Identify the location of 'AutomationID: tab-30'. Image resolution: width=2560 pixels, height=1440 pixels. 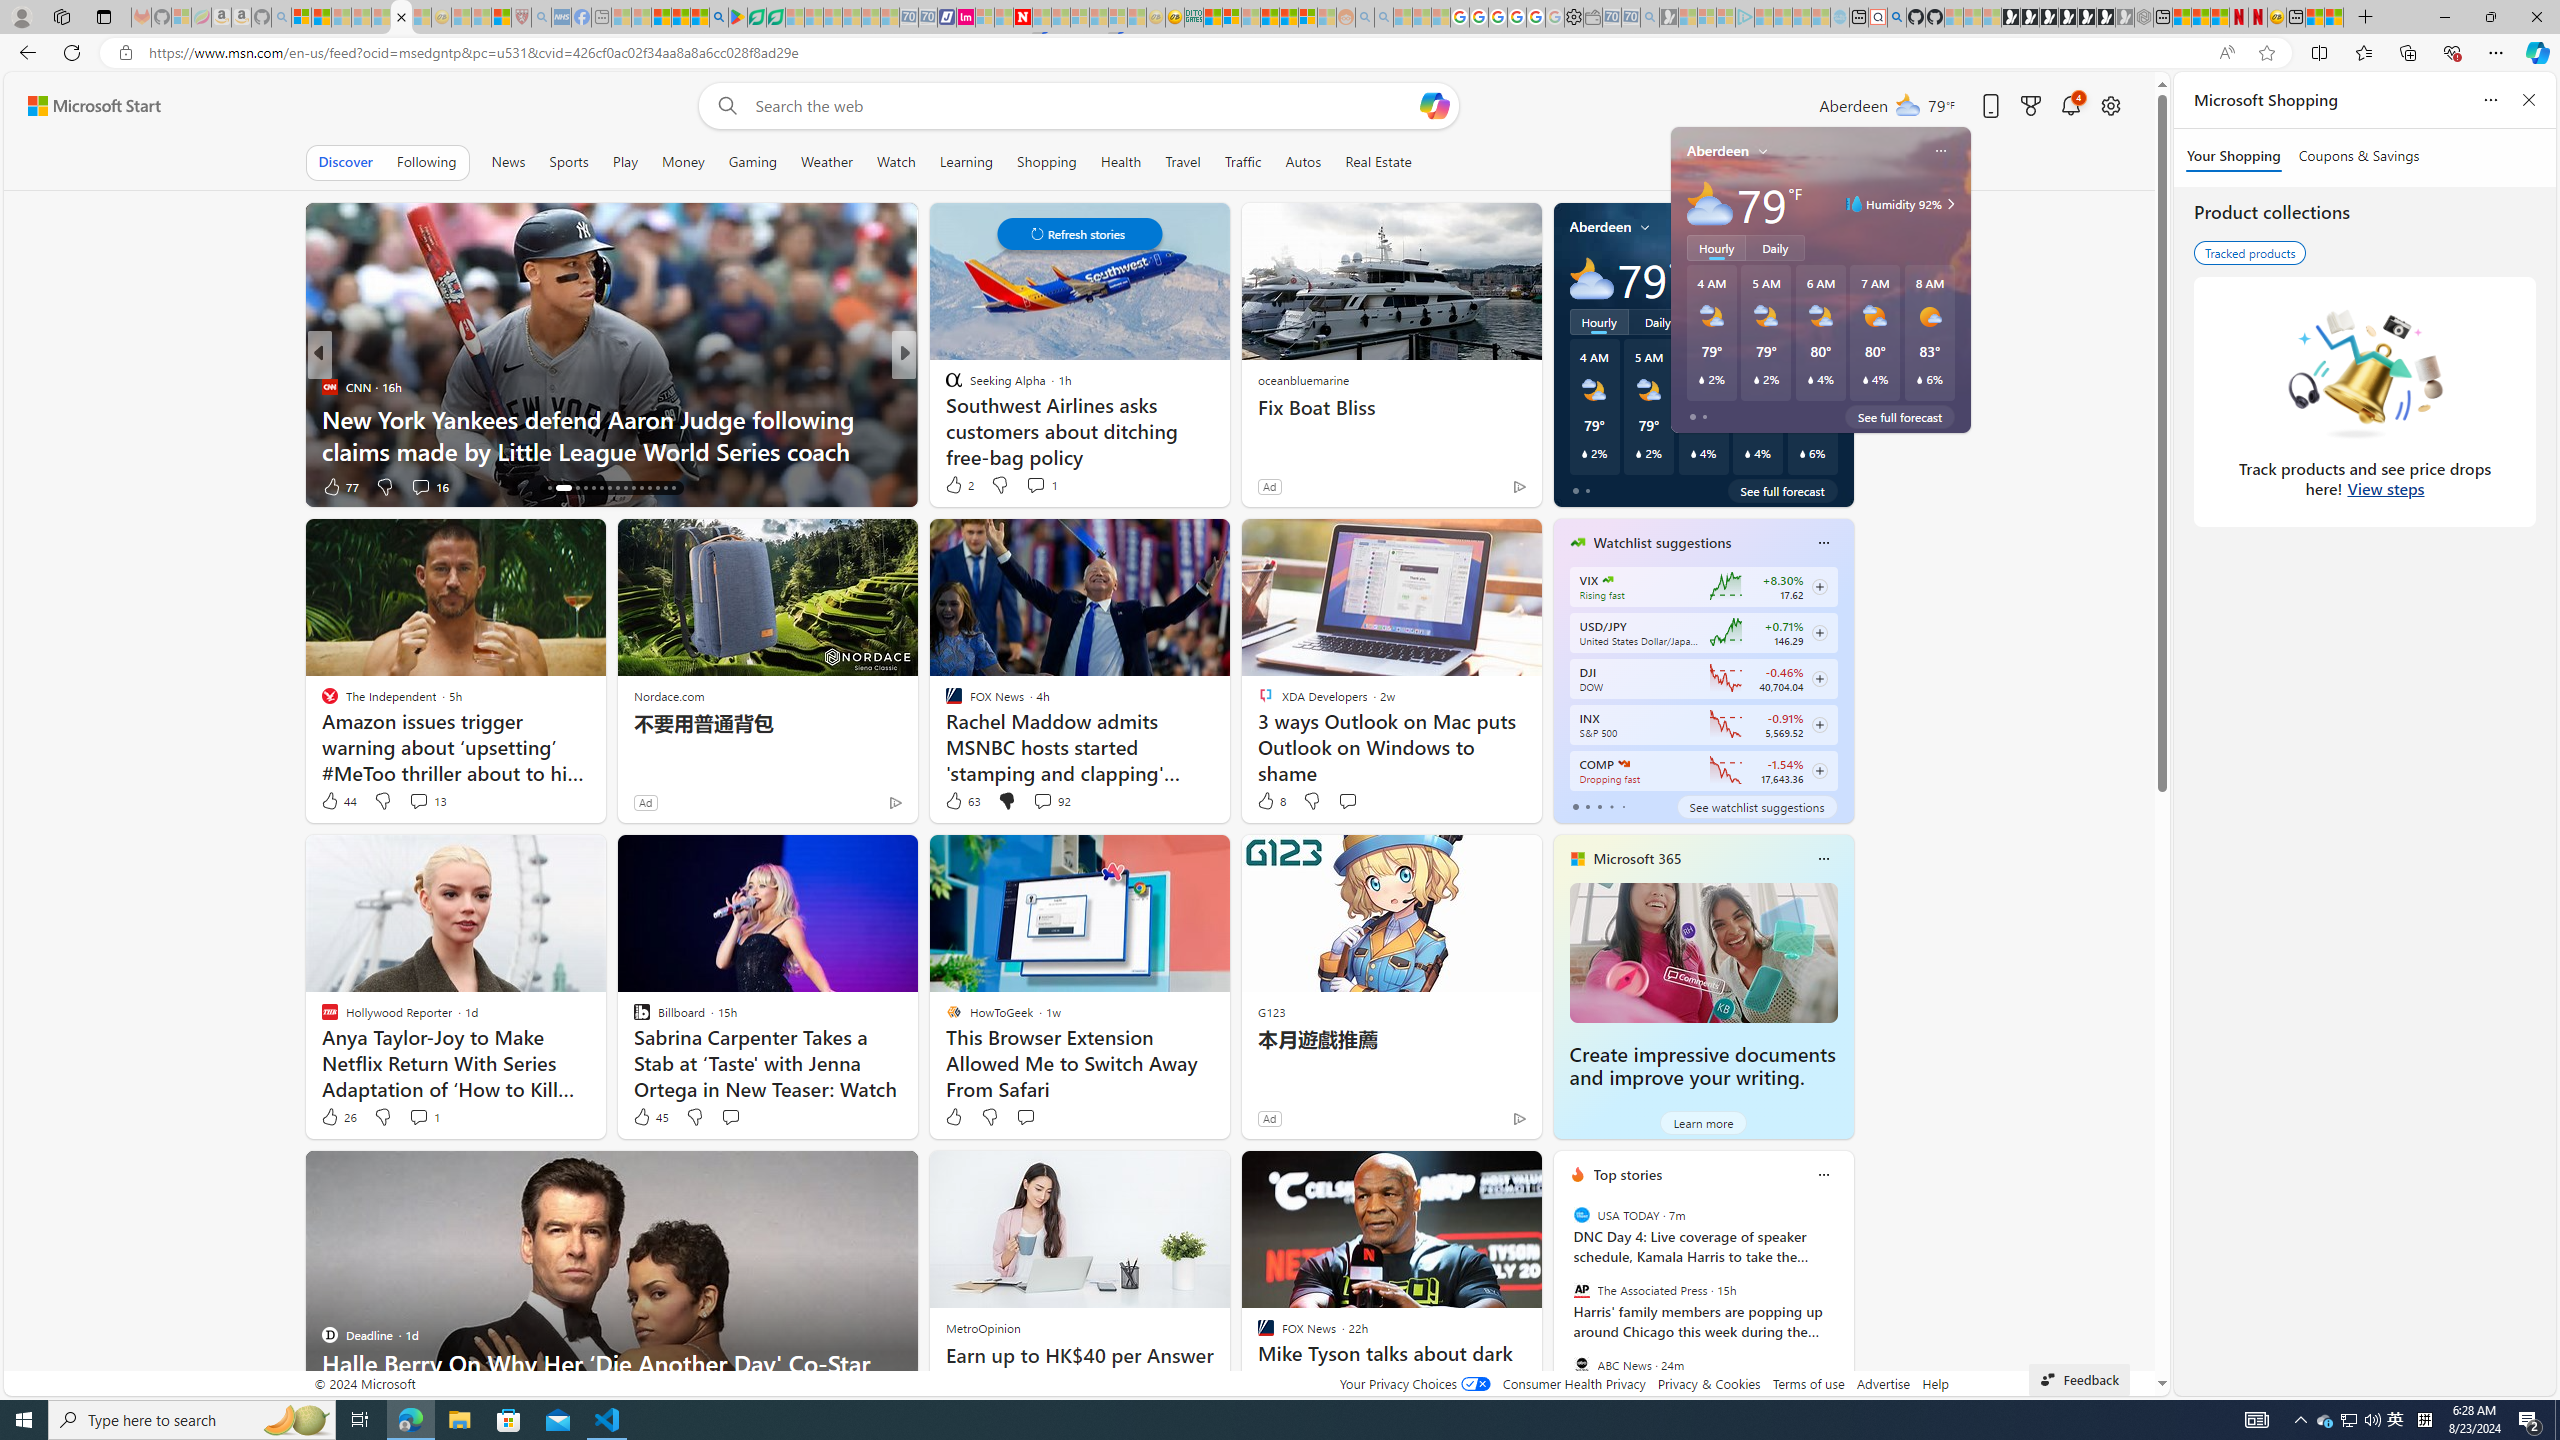
(672, 487).